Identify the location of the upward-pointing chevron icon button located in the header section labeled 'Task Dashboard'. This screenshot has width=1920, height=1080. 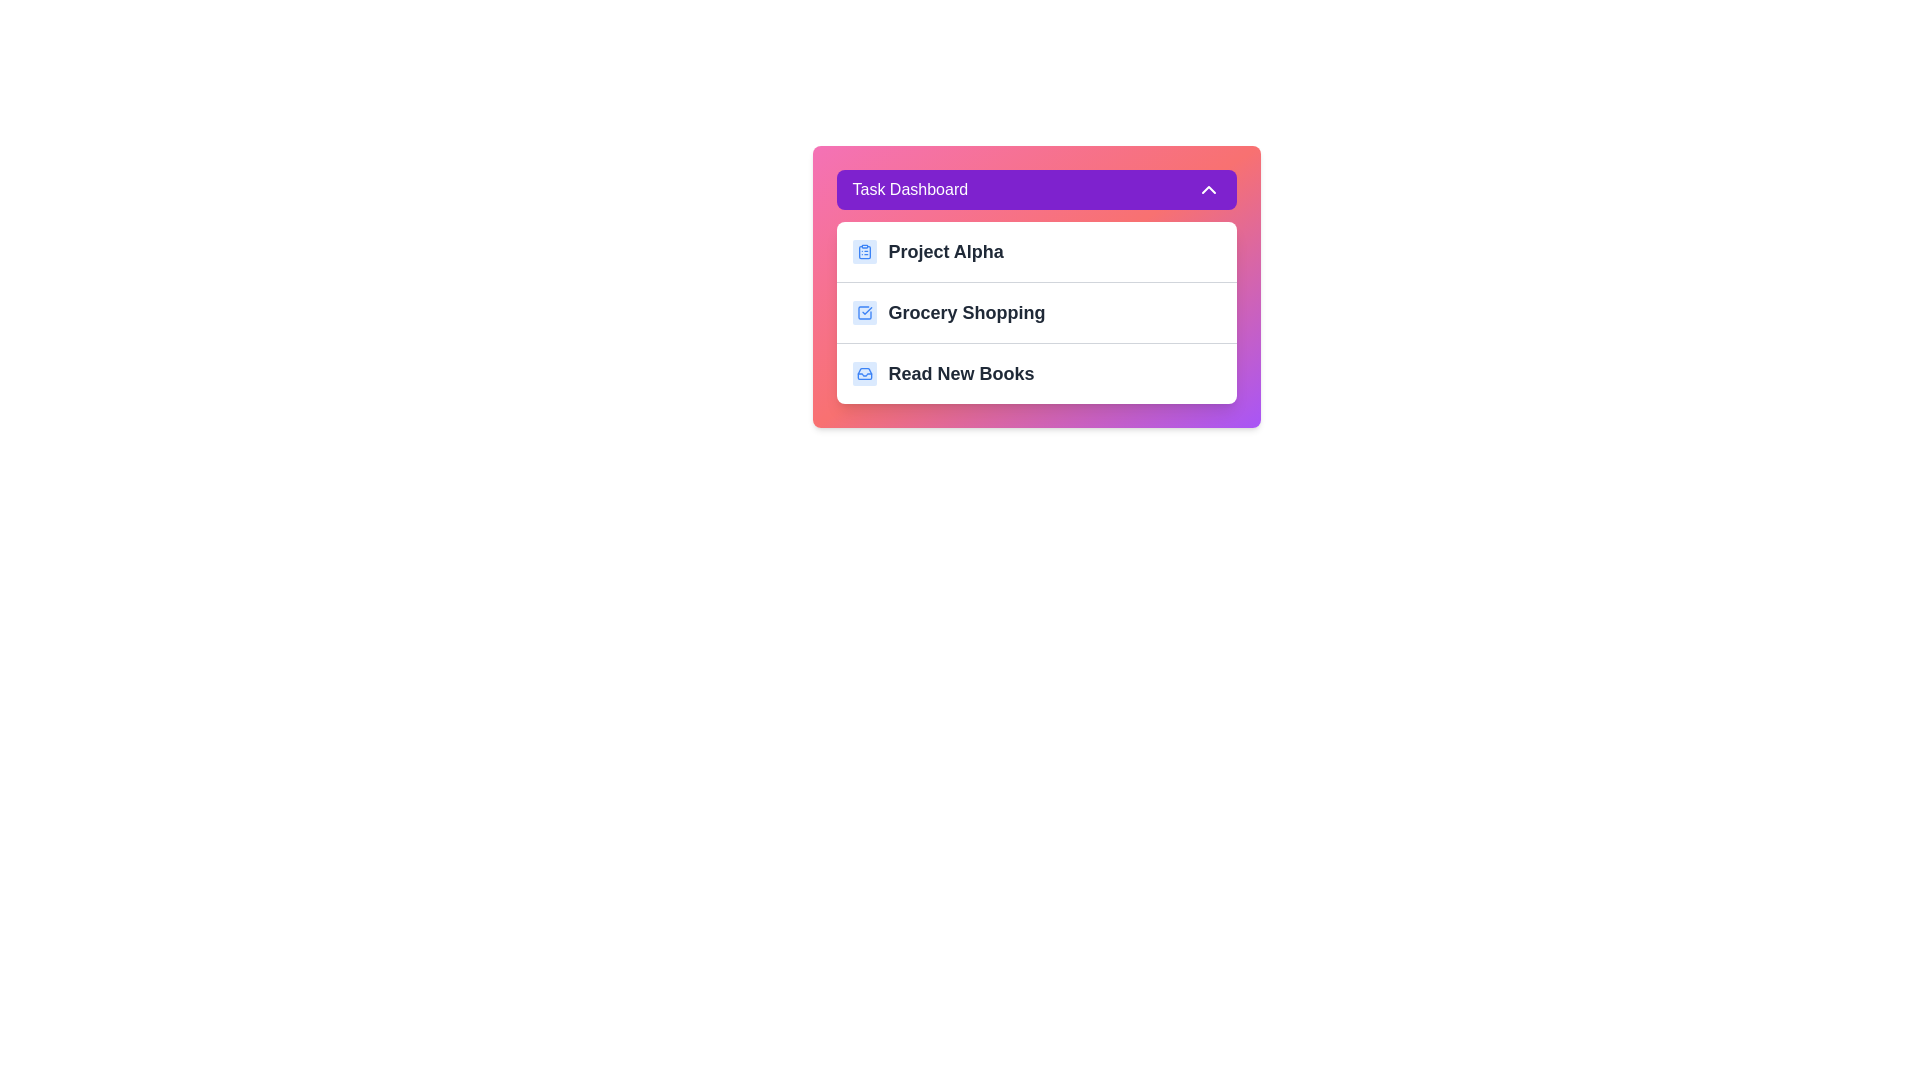
(1207, 189).